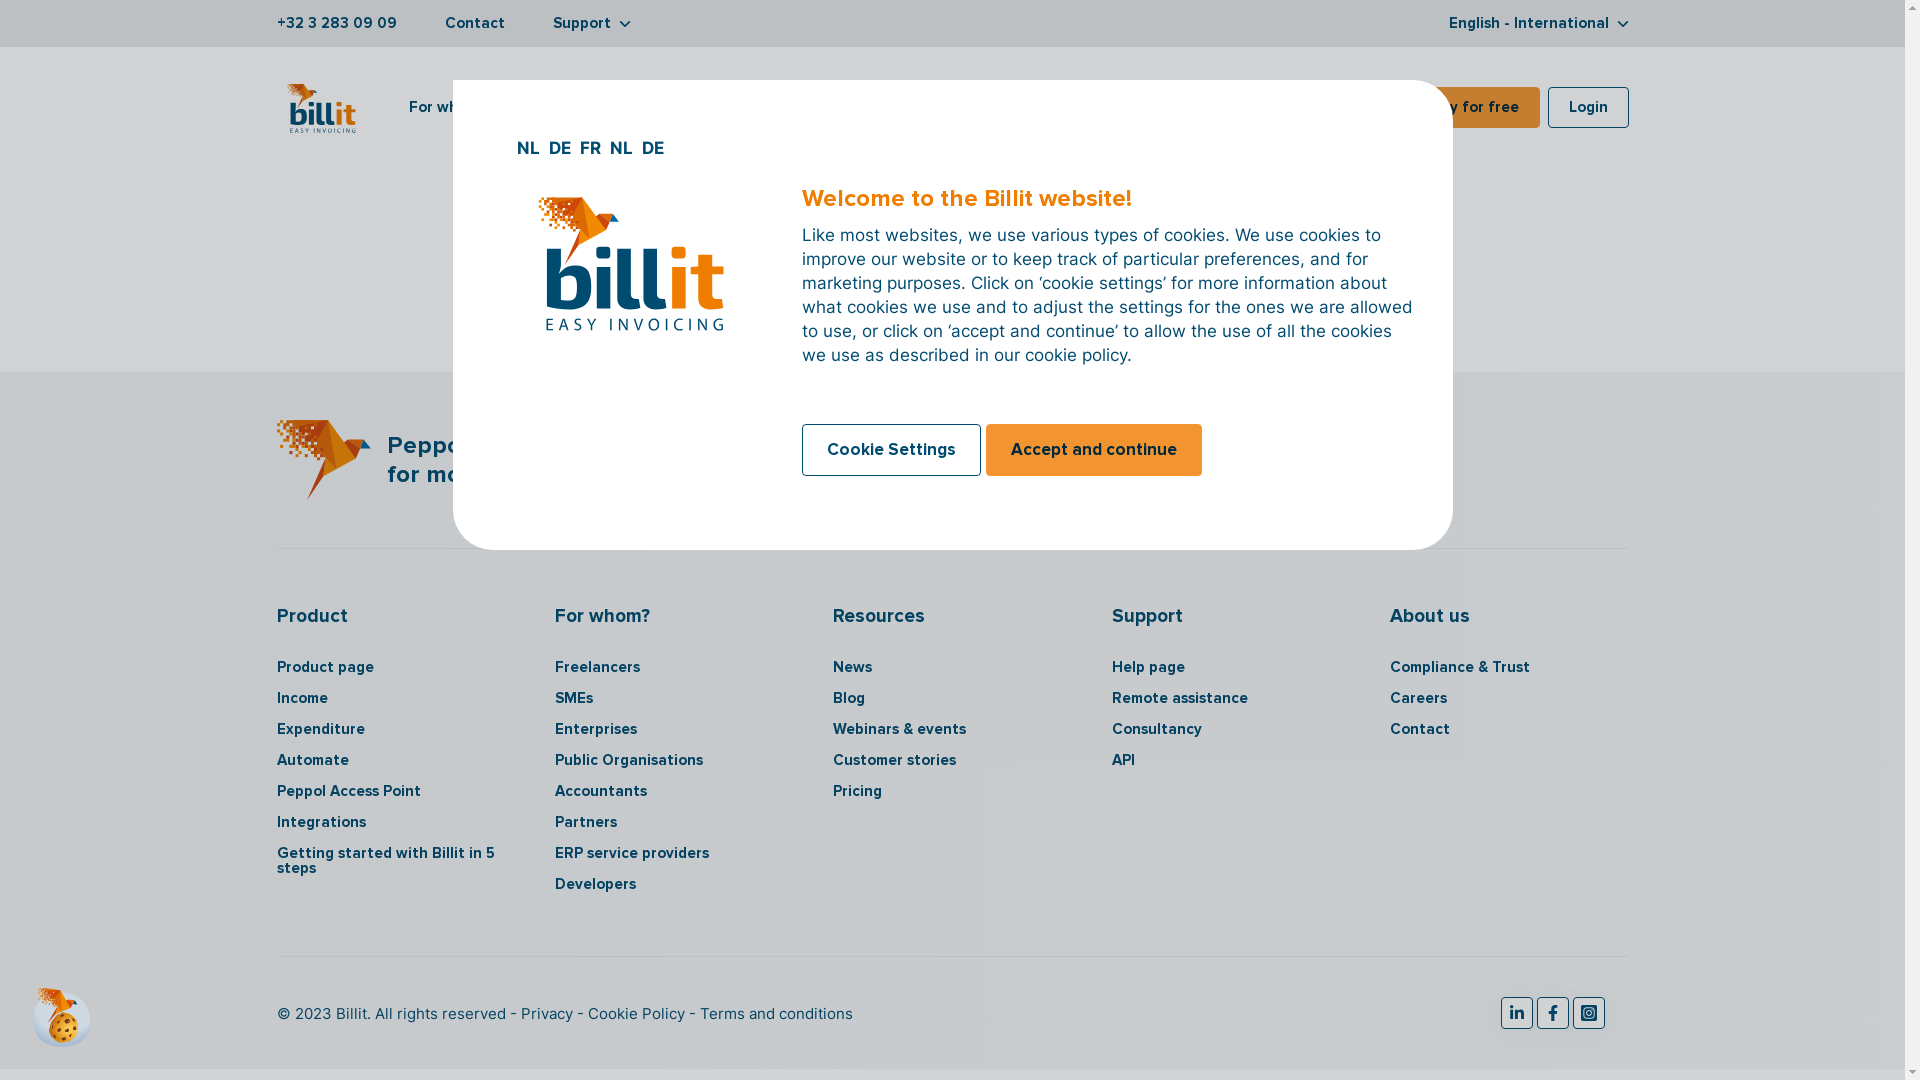 This screenshot has width=1920, height=1080. What do you see at coordinates (560, 146) in the screenshot?
I see `'DE'` at bounding box center [560, 146].